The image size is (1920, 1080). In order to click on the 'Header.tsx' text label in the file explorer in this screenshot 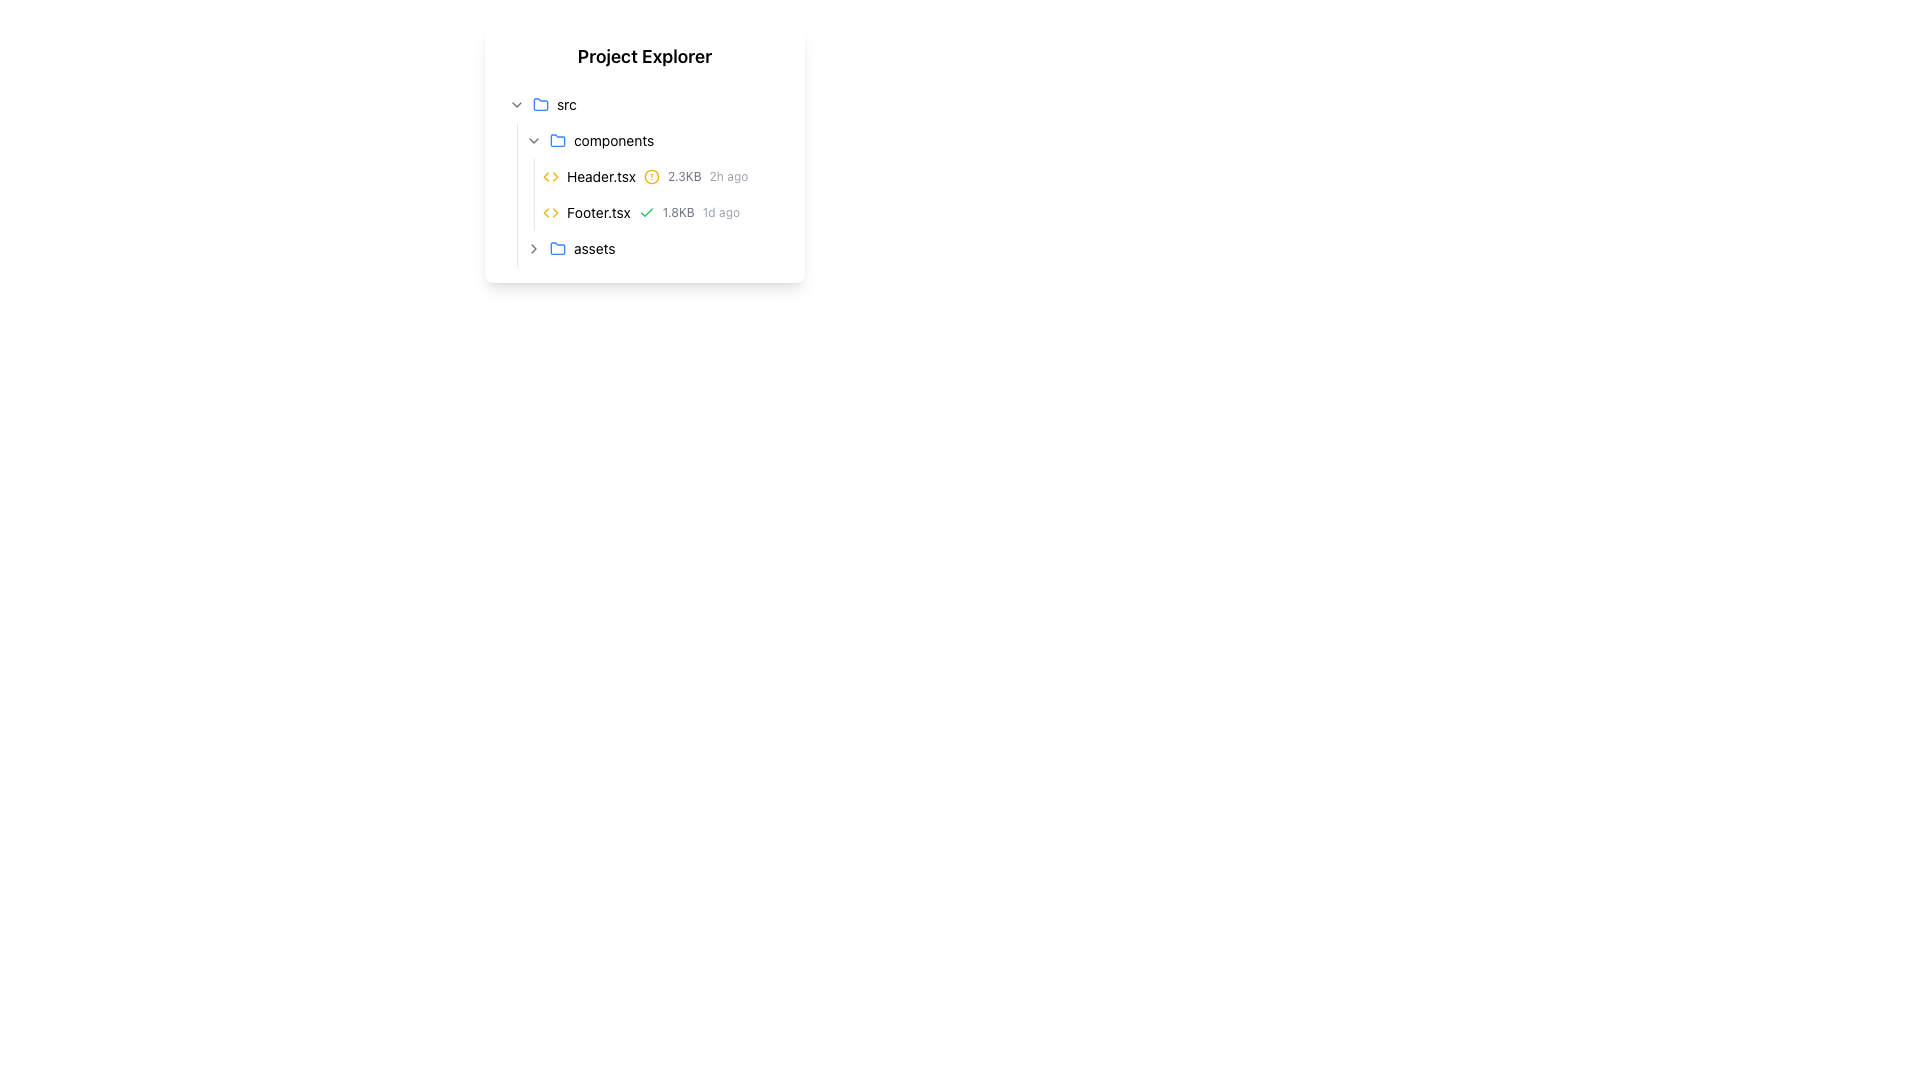, I will do `click(600, 176)`.